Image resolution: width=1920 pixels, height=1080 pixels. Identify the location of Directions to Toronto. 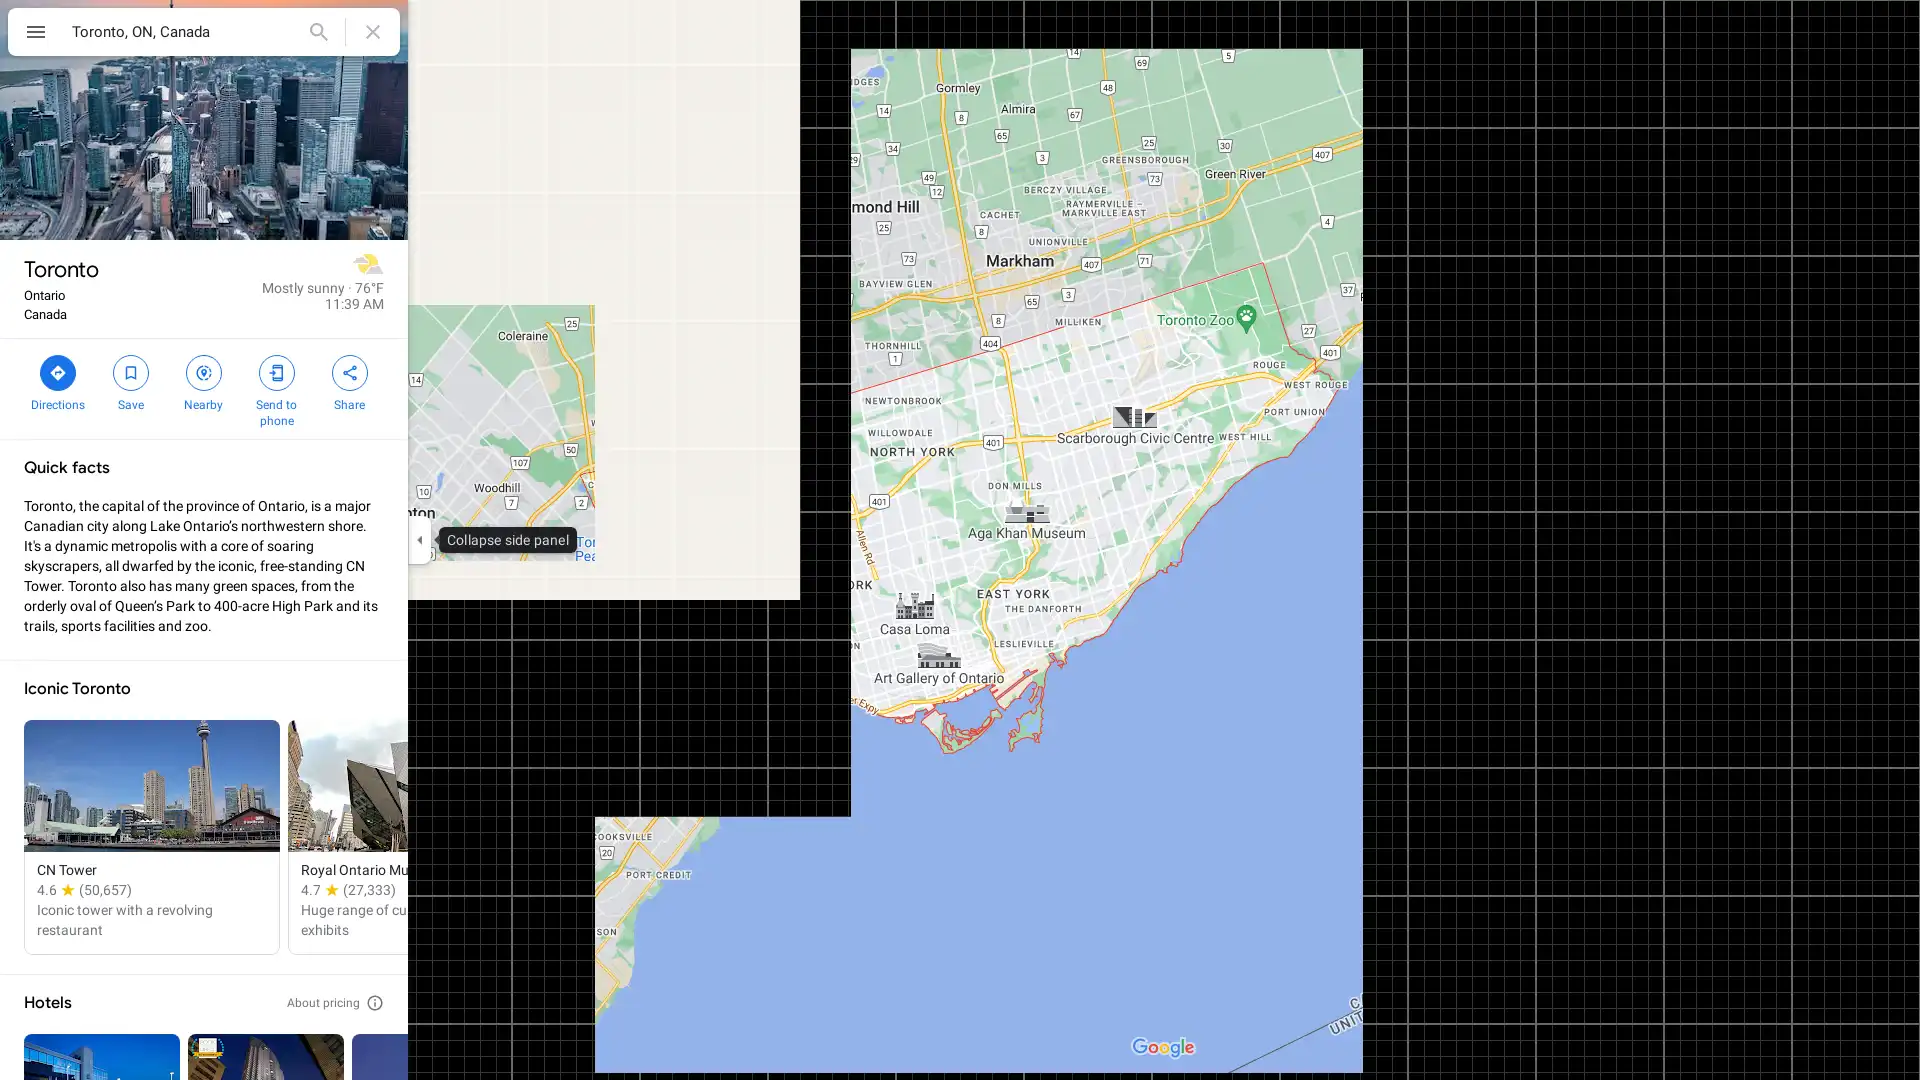
(57, 381).